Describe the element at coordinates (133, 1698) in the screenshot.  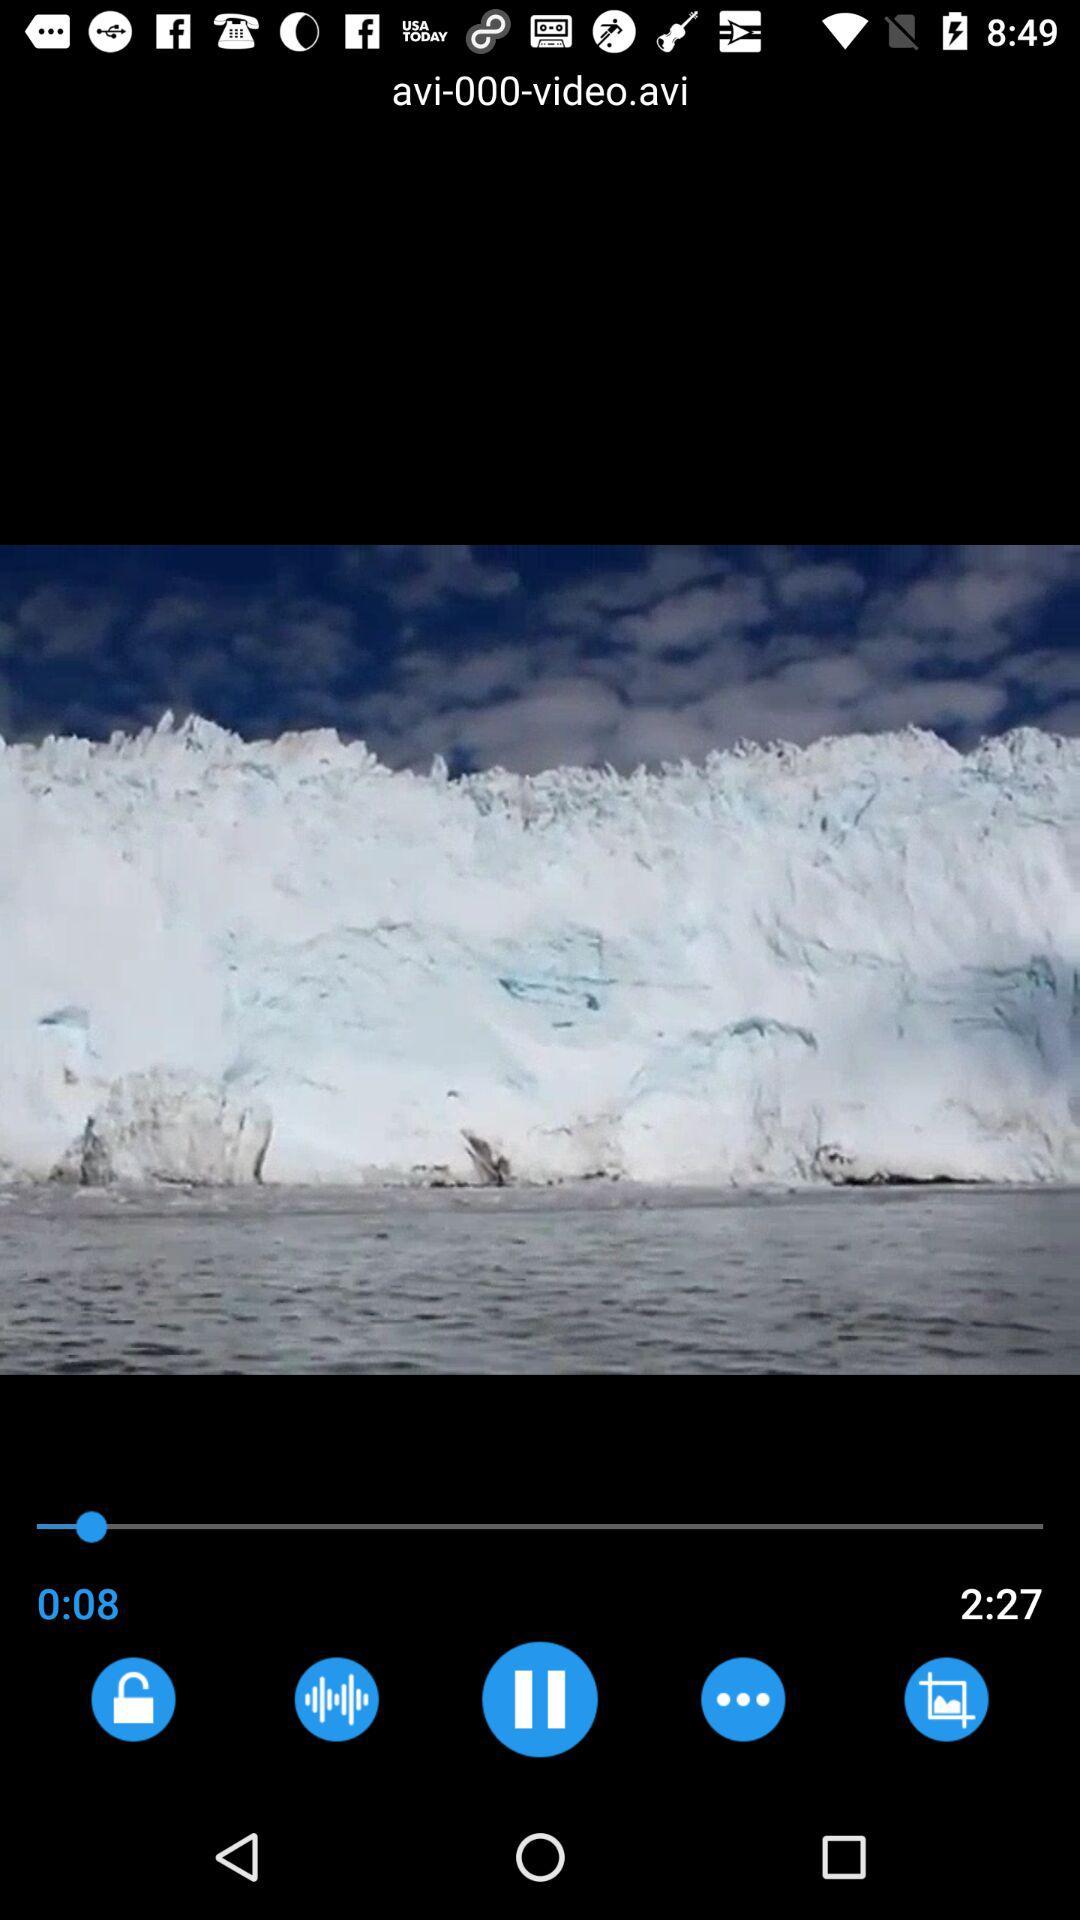
I see `lock the mesdia` at that location.